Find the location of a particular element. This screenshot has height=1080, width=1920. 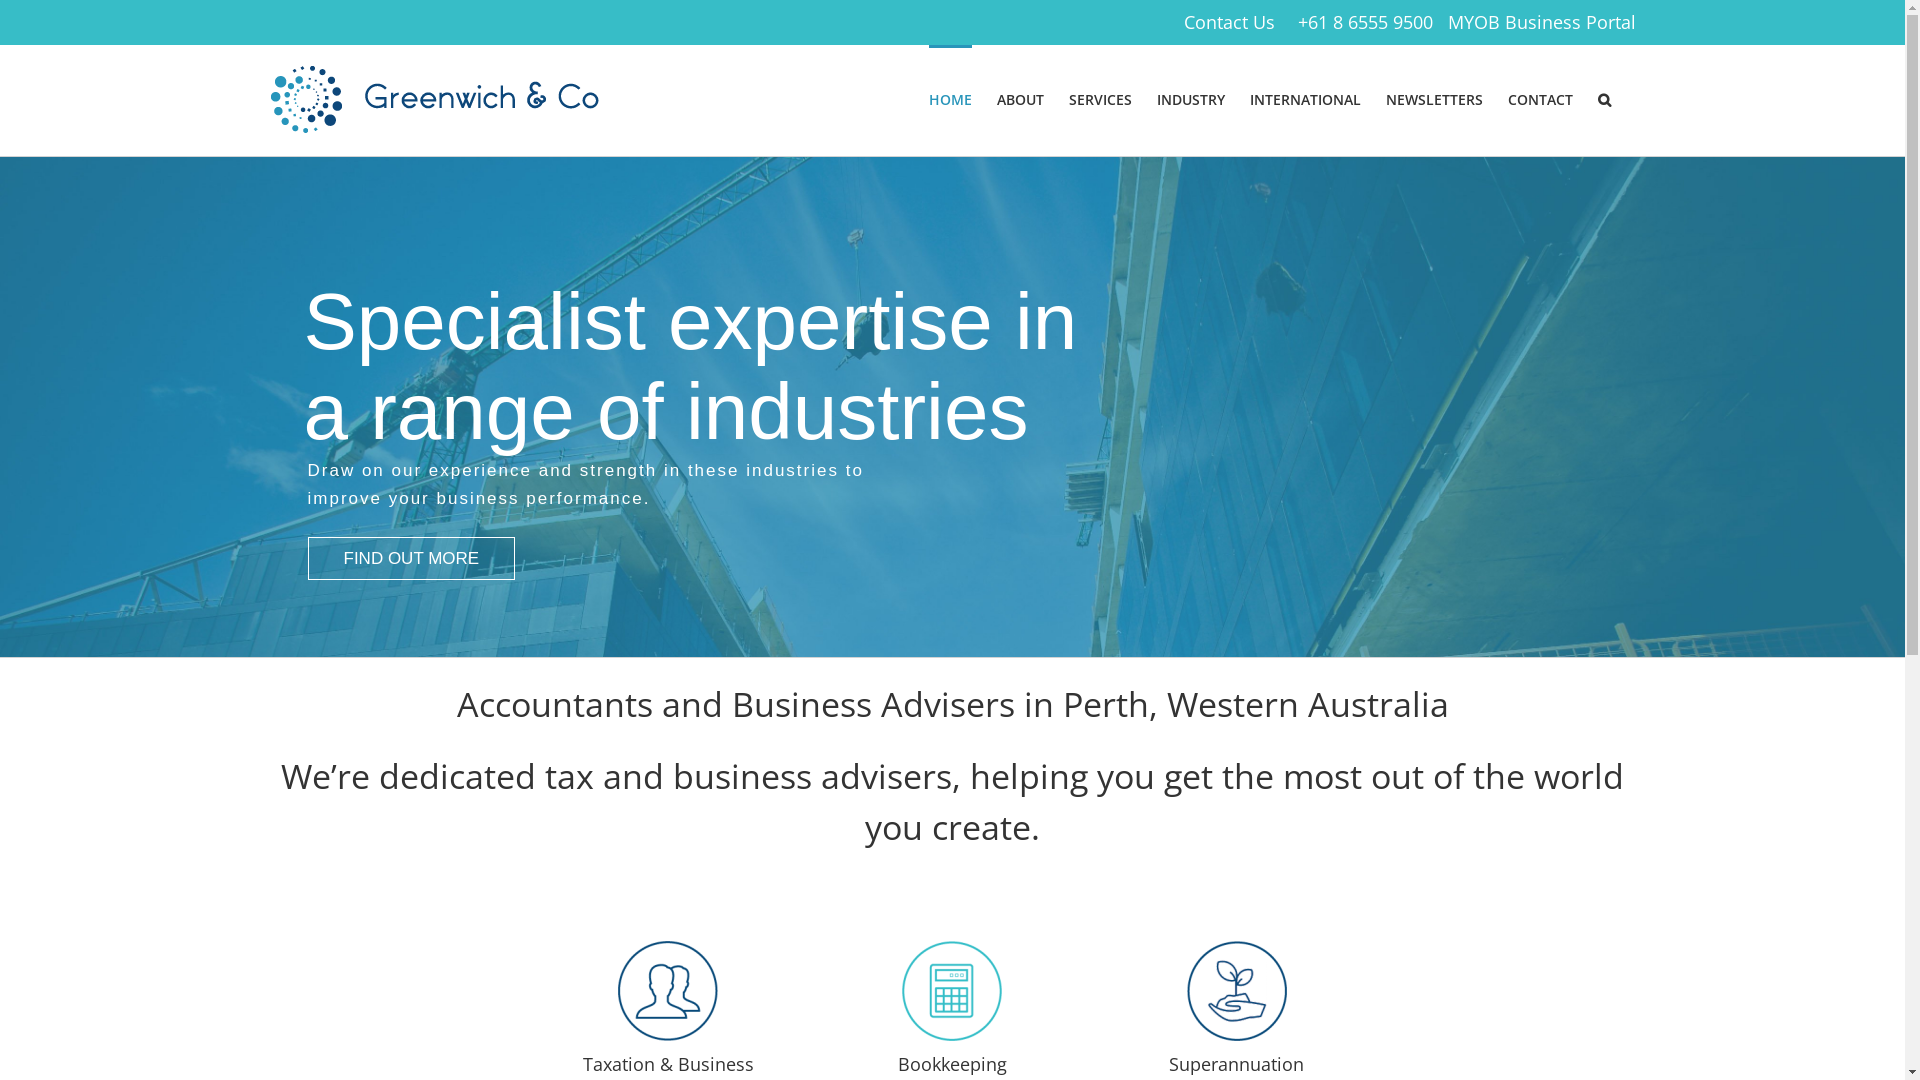

'HOME' is located at coordinates (948, 98).